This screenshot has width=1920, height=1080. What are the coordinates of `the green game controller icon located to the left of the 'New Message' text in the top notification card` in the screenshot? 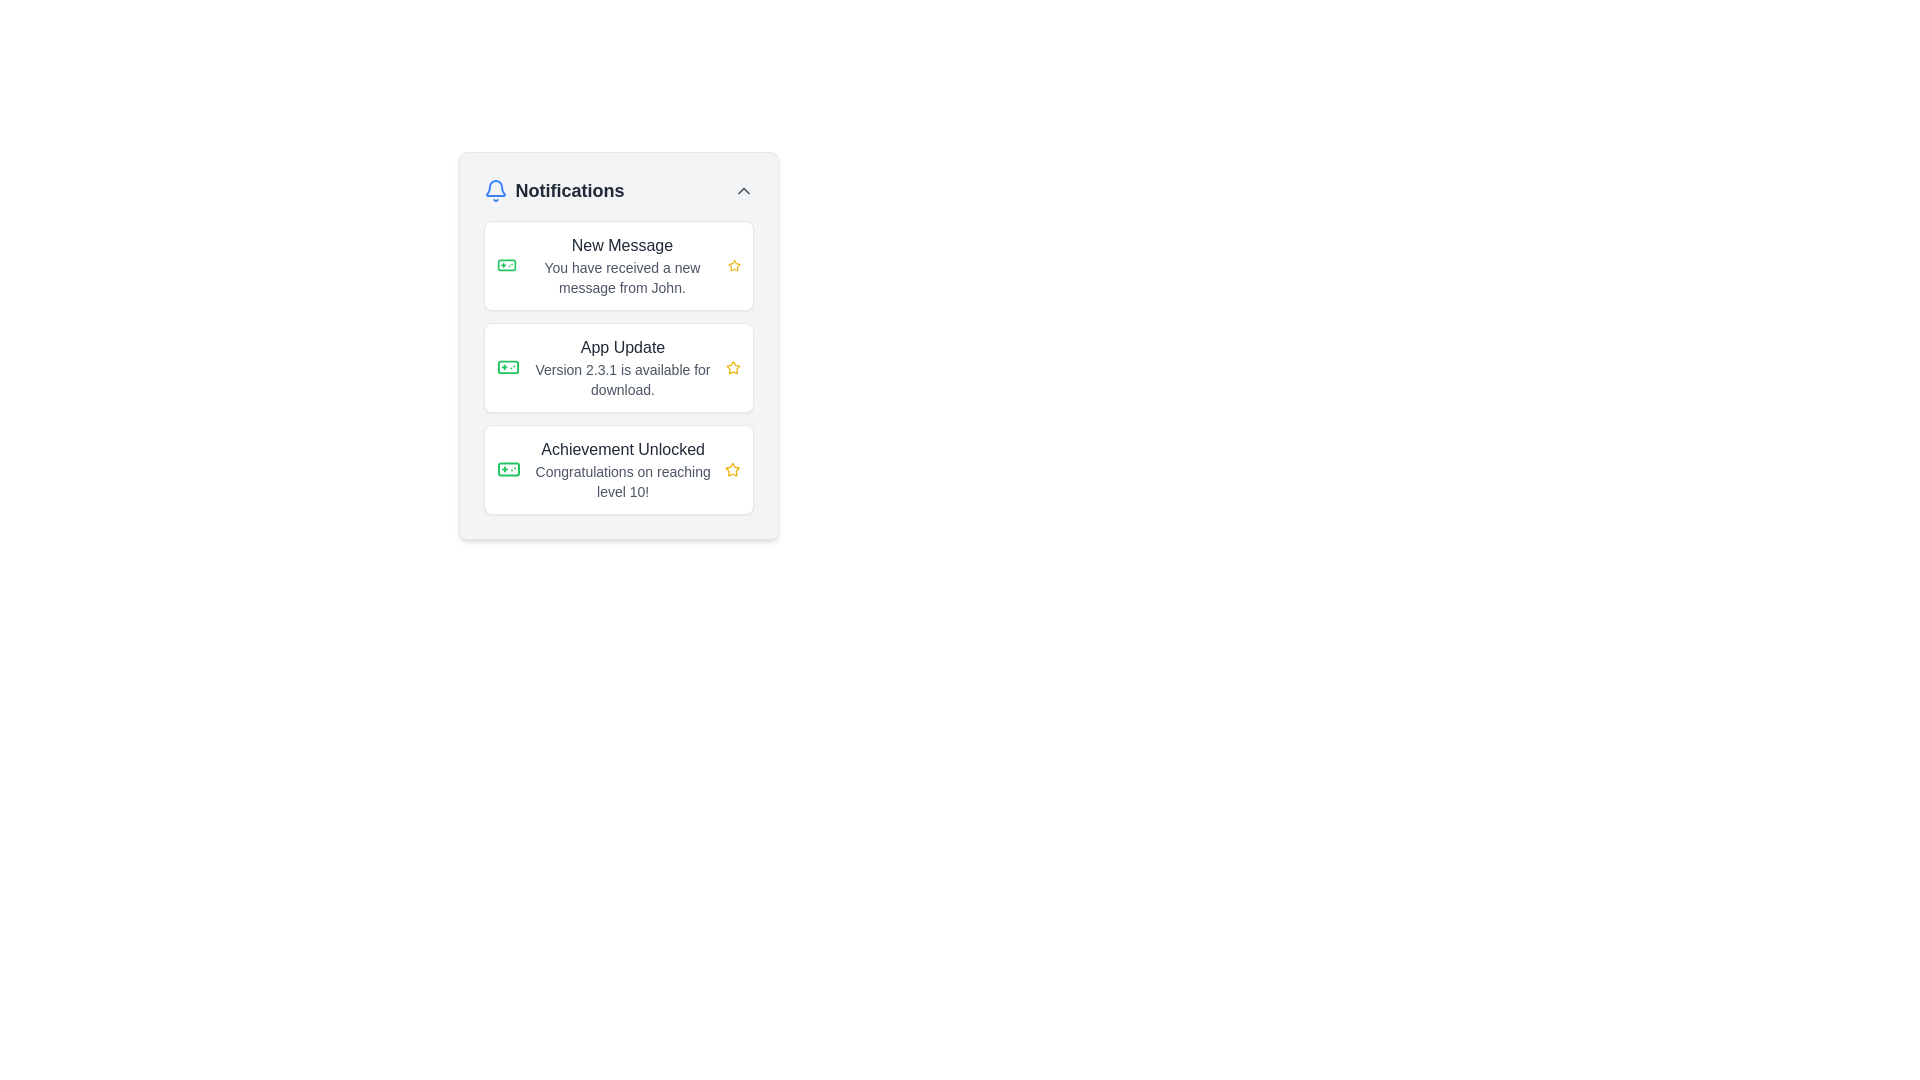 It's located at (508, 470).